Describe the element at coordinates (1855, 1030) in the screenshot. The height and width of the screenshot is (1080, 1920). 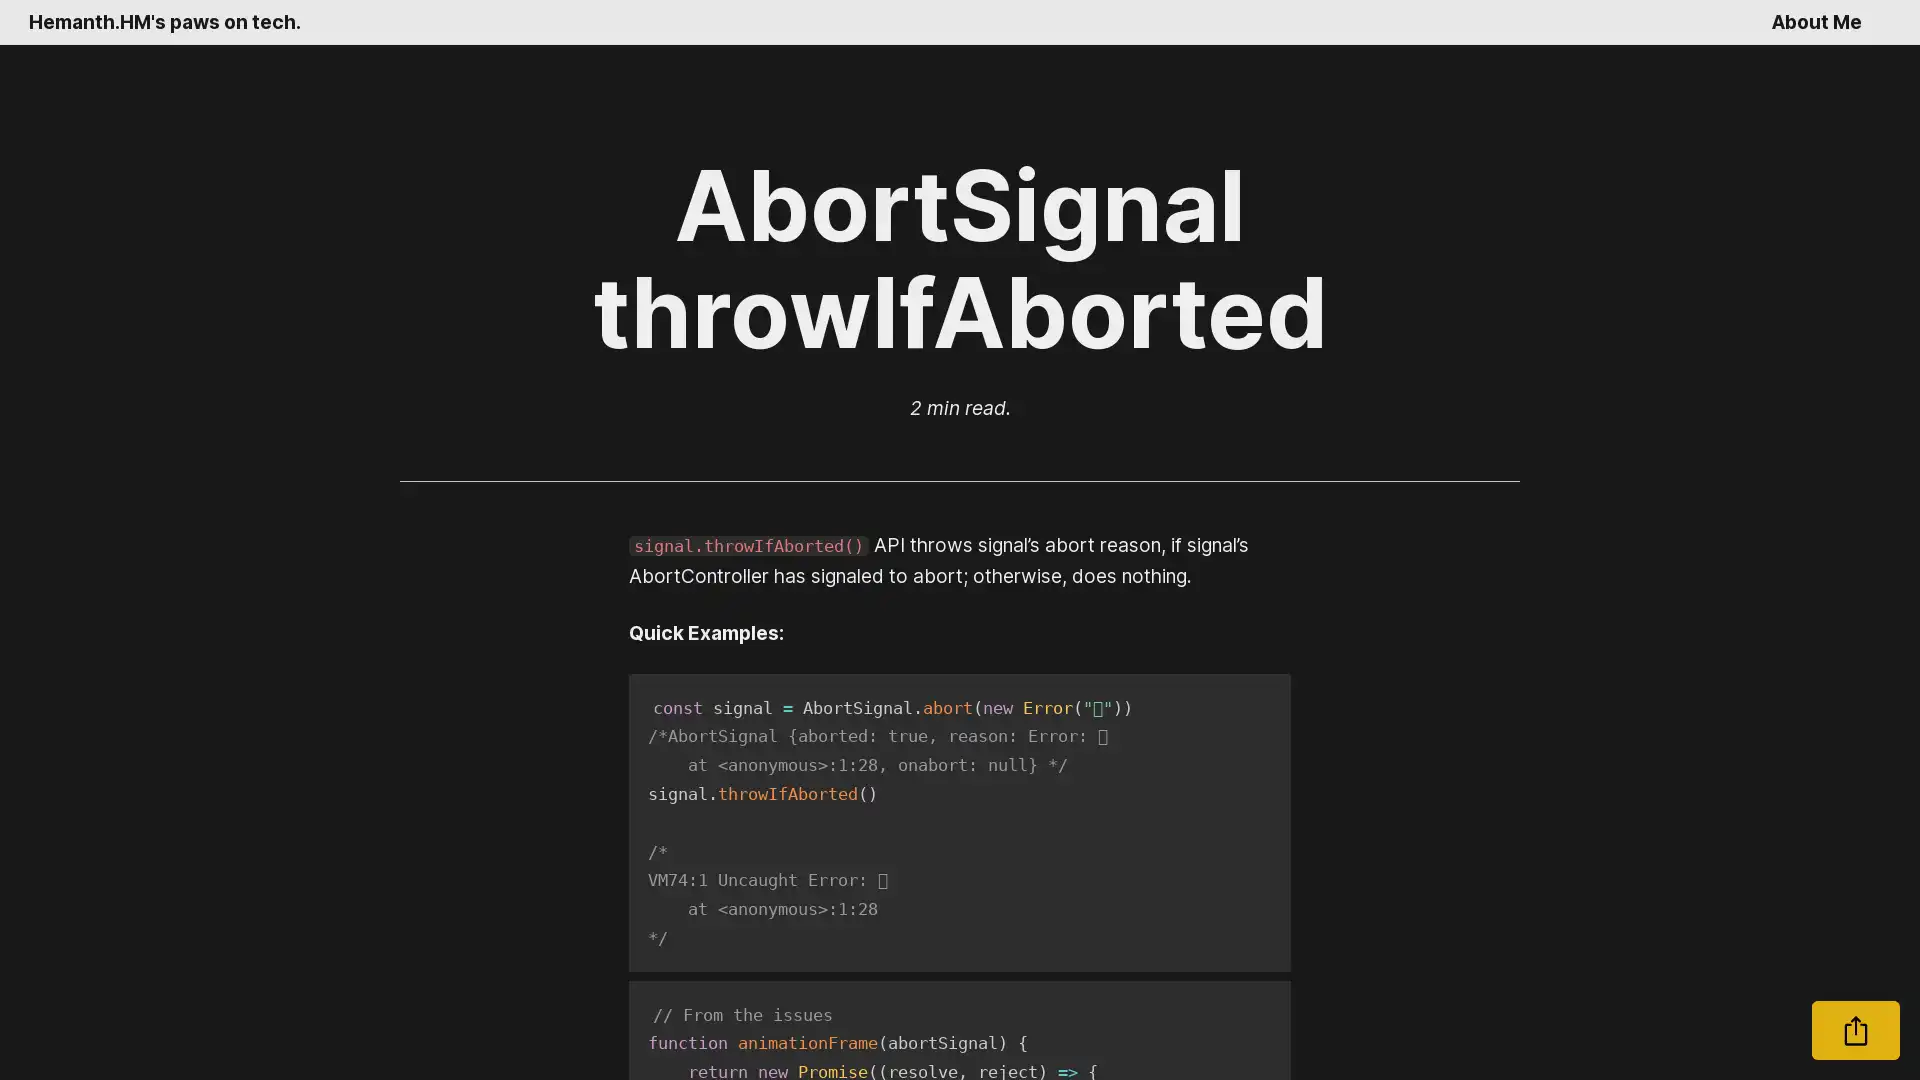
I see `Share` at that location.